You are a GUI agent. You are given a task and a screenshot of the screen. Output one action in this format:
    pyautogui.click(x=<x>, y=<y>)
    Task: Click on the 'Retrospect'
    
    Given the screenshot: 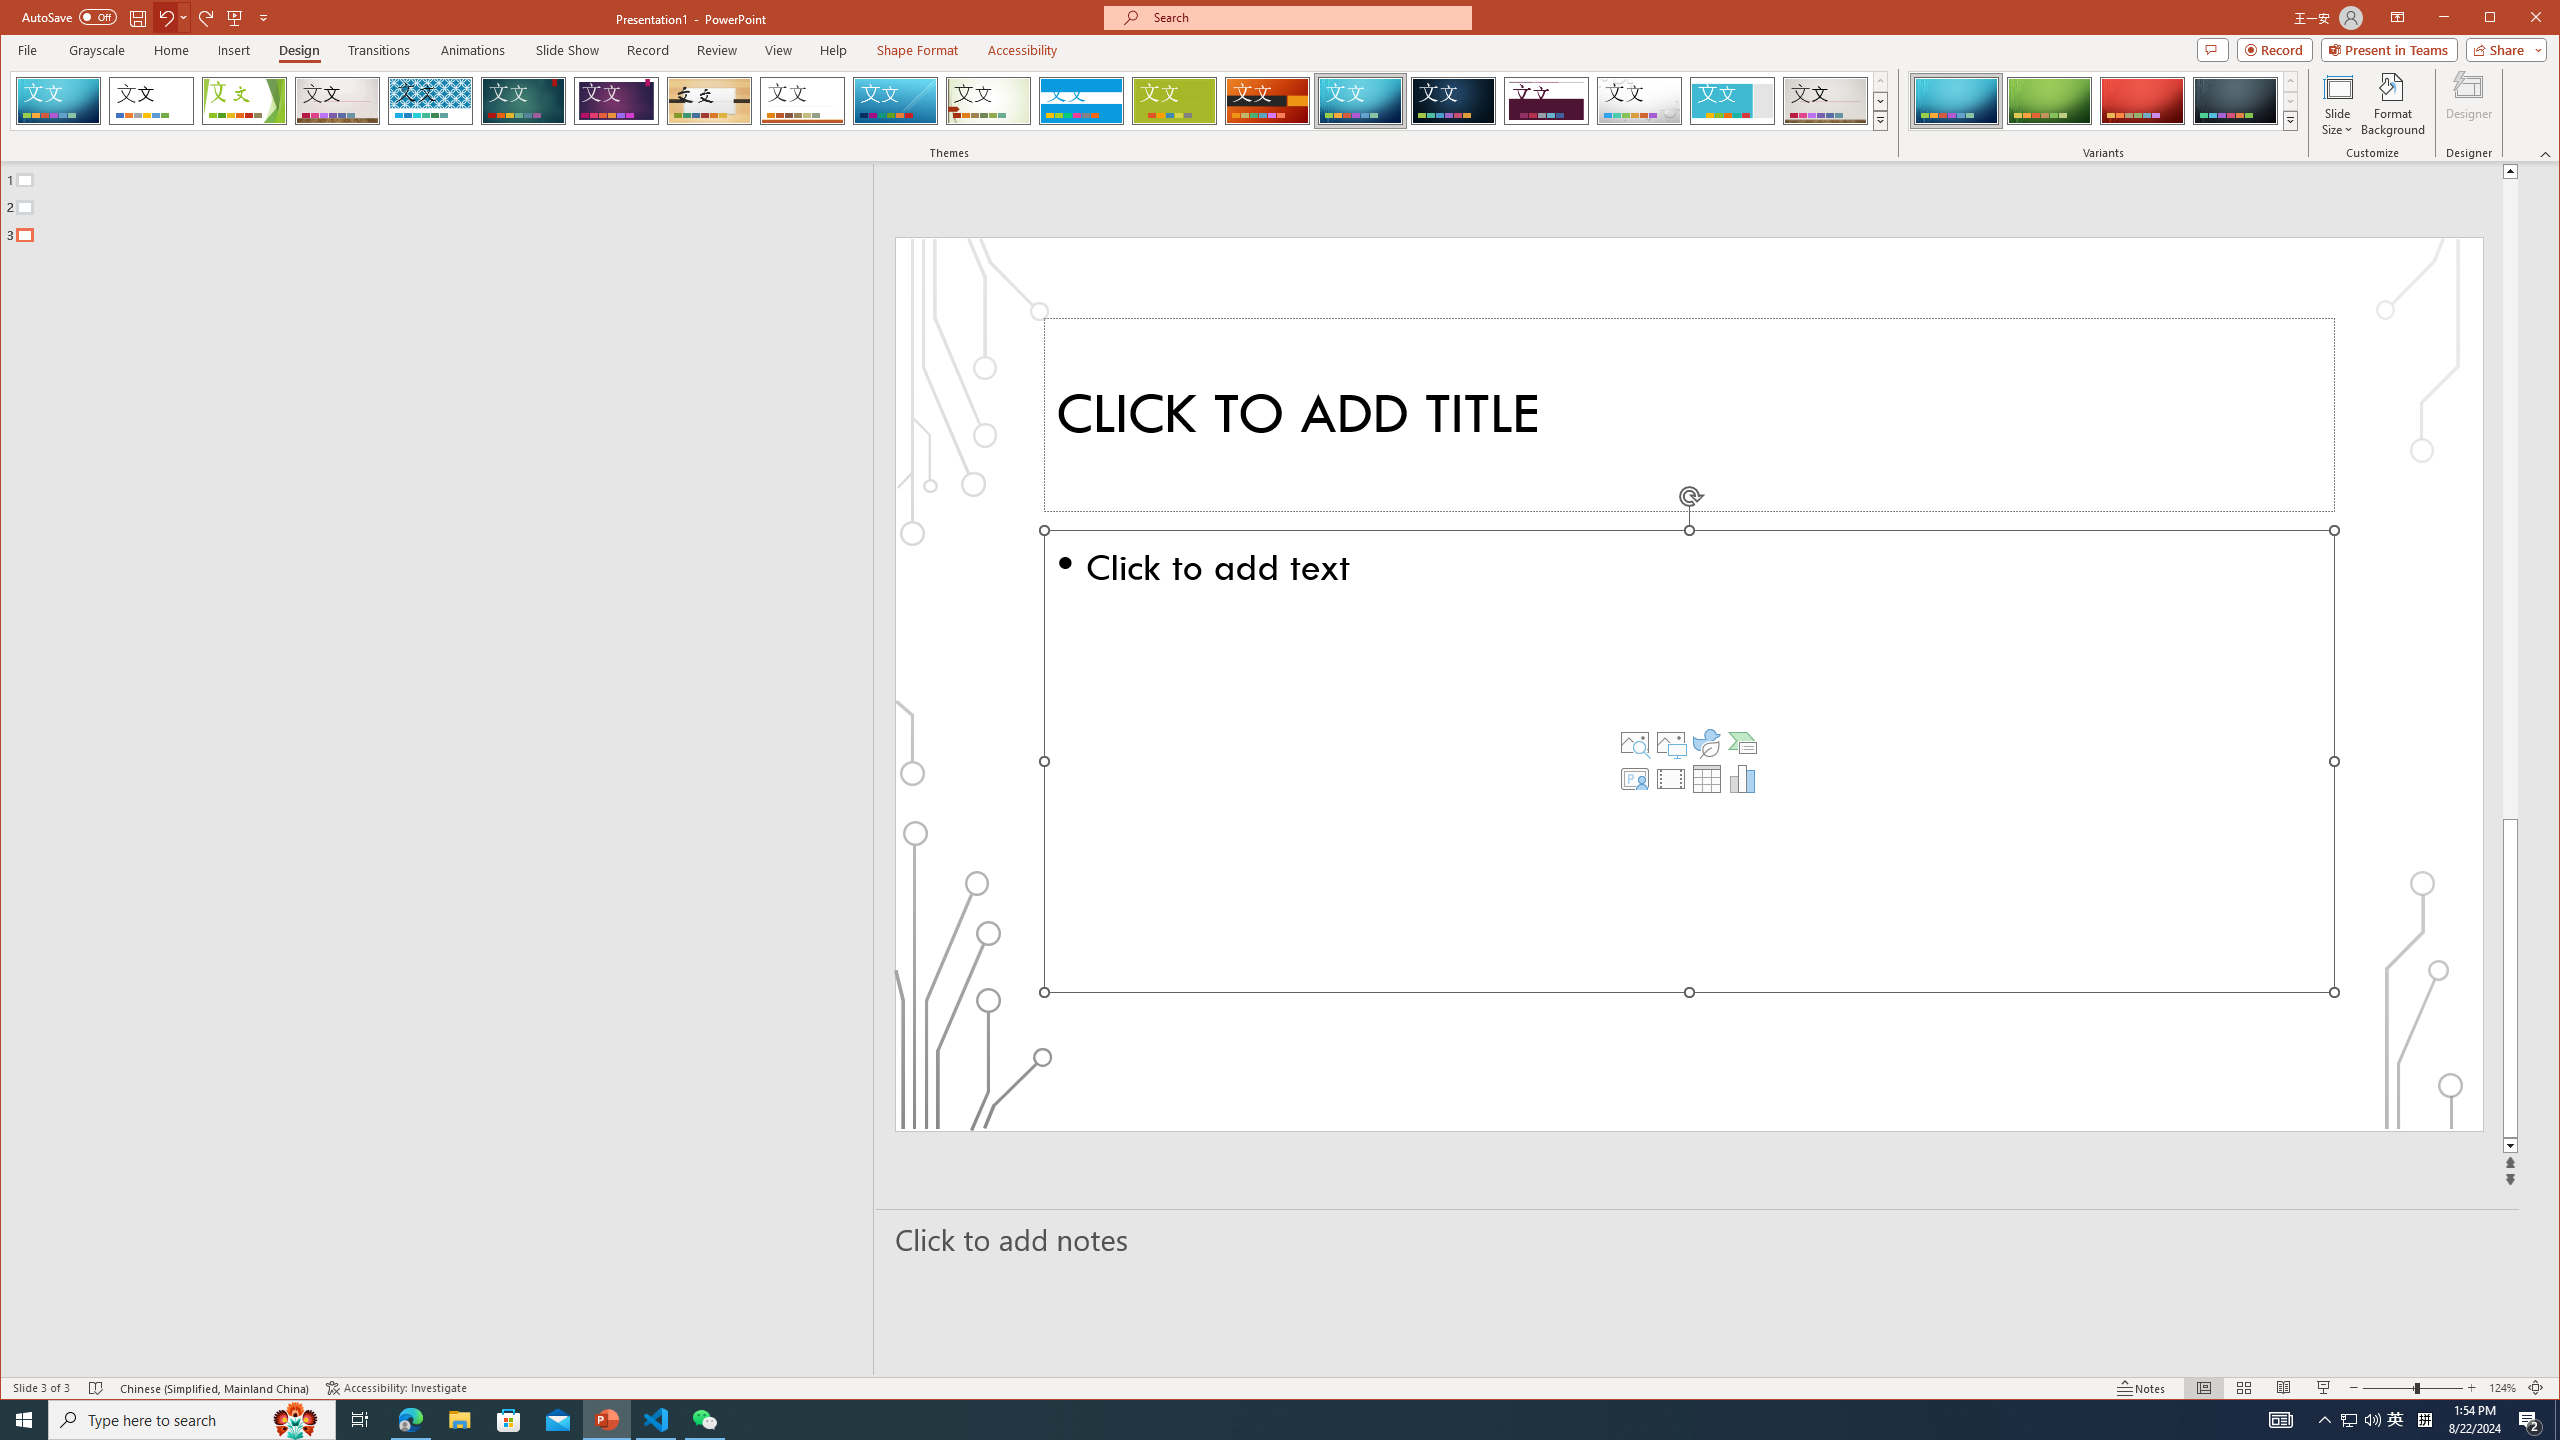 What is the action you would take?
    pyautogui.click(x=802, y=100)
    